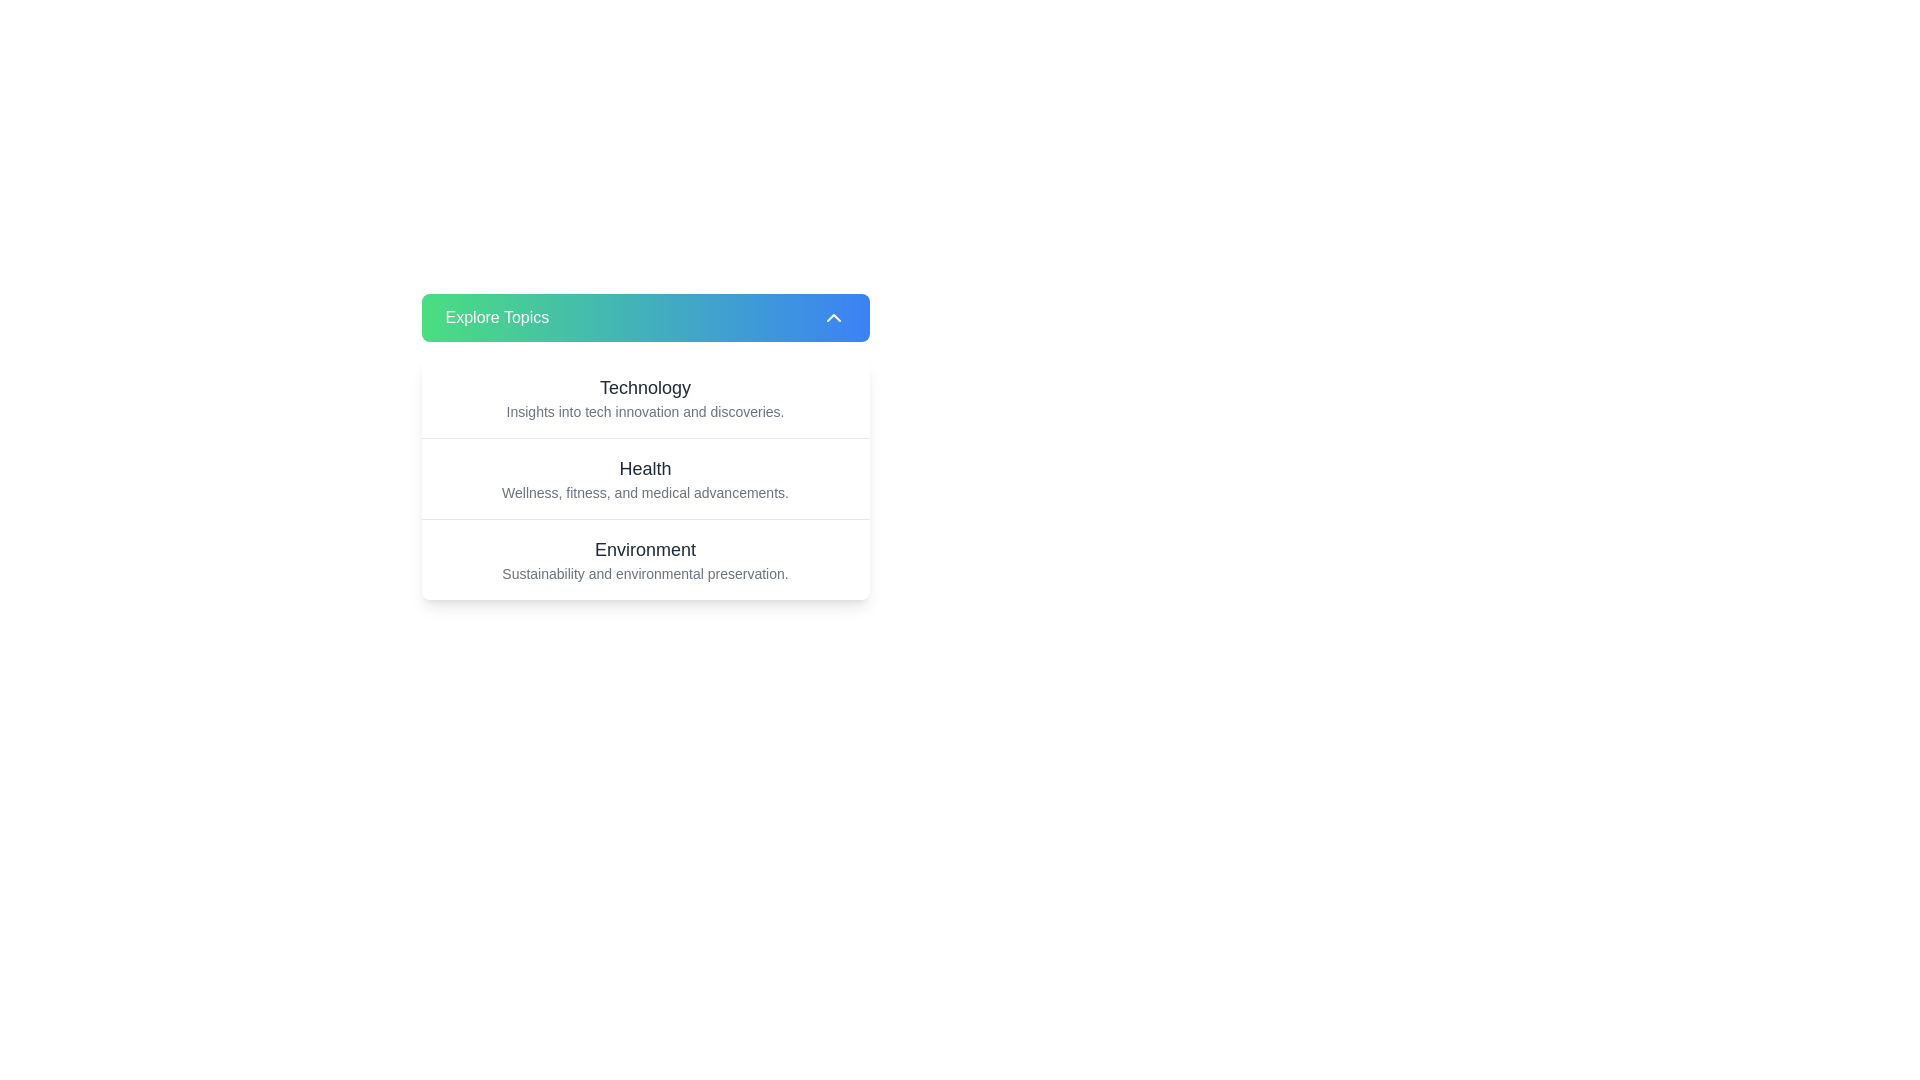 The height and width of the screenshot is (1080, 1920). What do you see at coordinates (645, 316) in the screenshot?
I see `the 'Explore Topics' toggle button at the top of the card component` at bounding box center [645, 316].